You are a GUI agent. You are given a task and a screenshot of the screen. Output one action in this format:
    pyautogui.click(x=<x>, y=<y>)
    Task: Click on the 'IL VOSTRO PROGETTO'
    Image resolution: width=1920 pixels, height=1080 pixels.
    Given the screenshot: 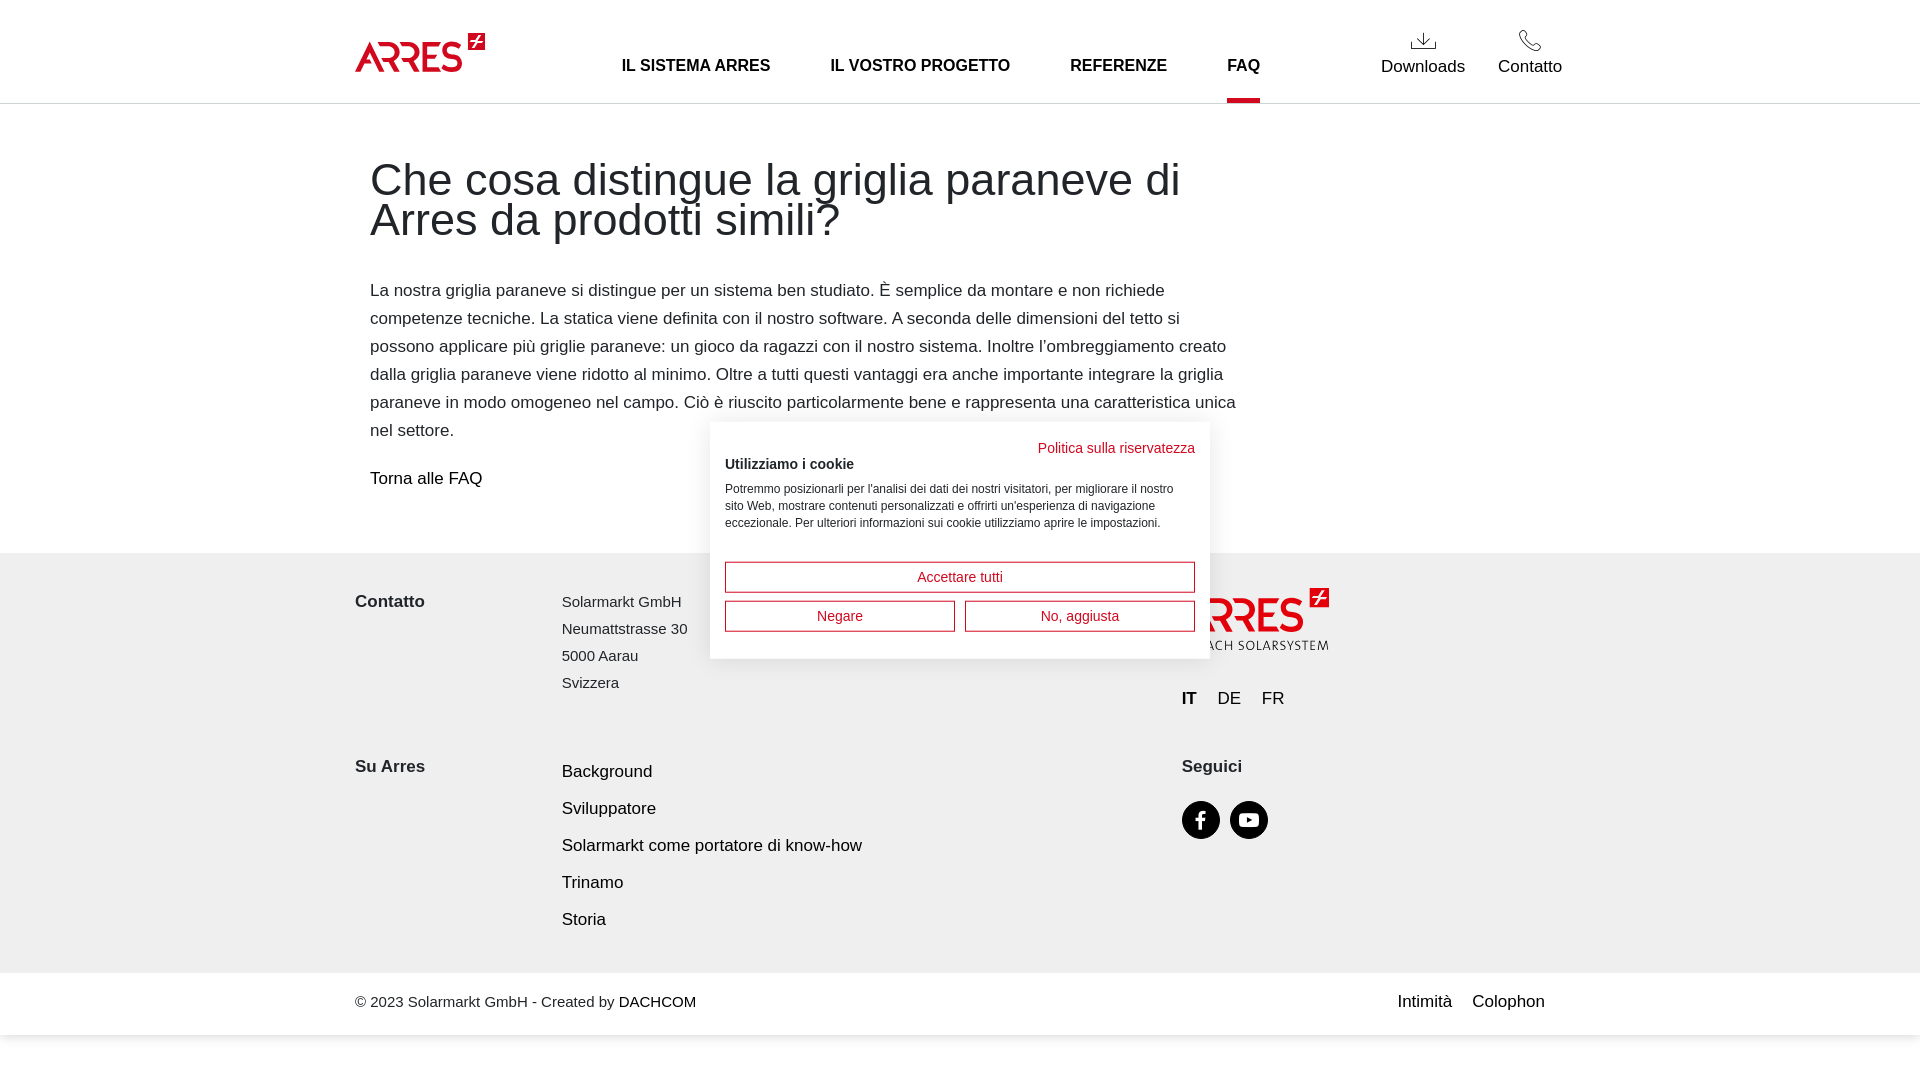 What is the action you would take?
    pyautogui.click(x=919, y=64)
    